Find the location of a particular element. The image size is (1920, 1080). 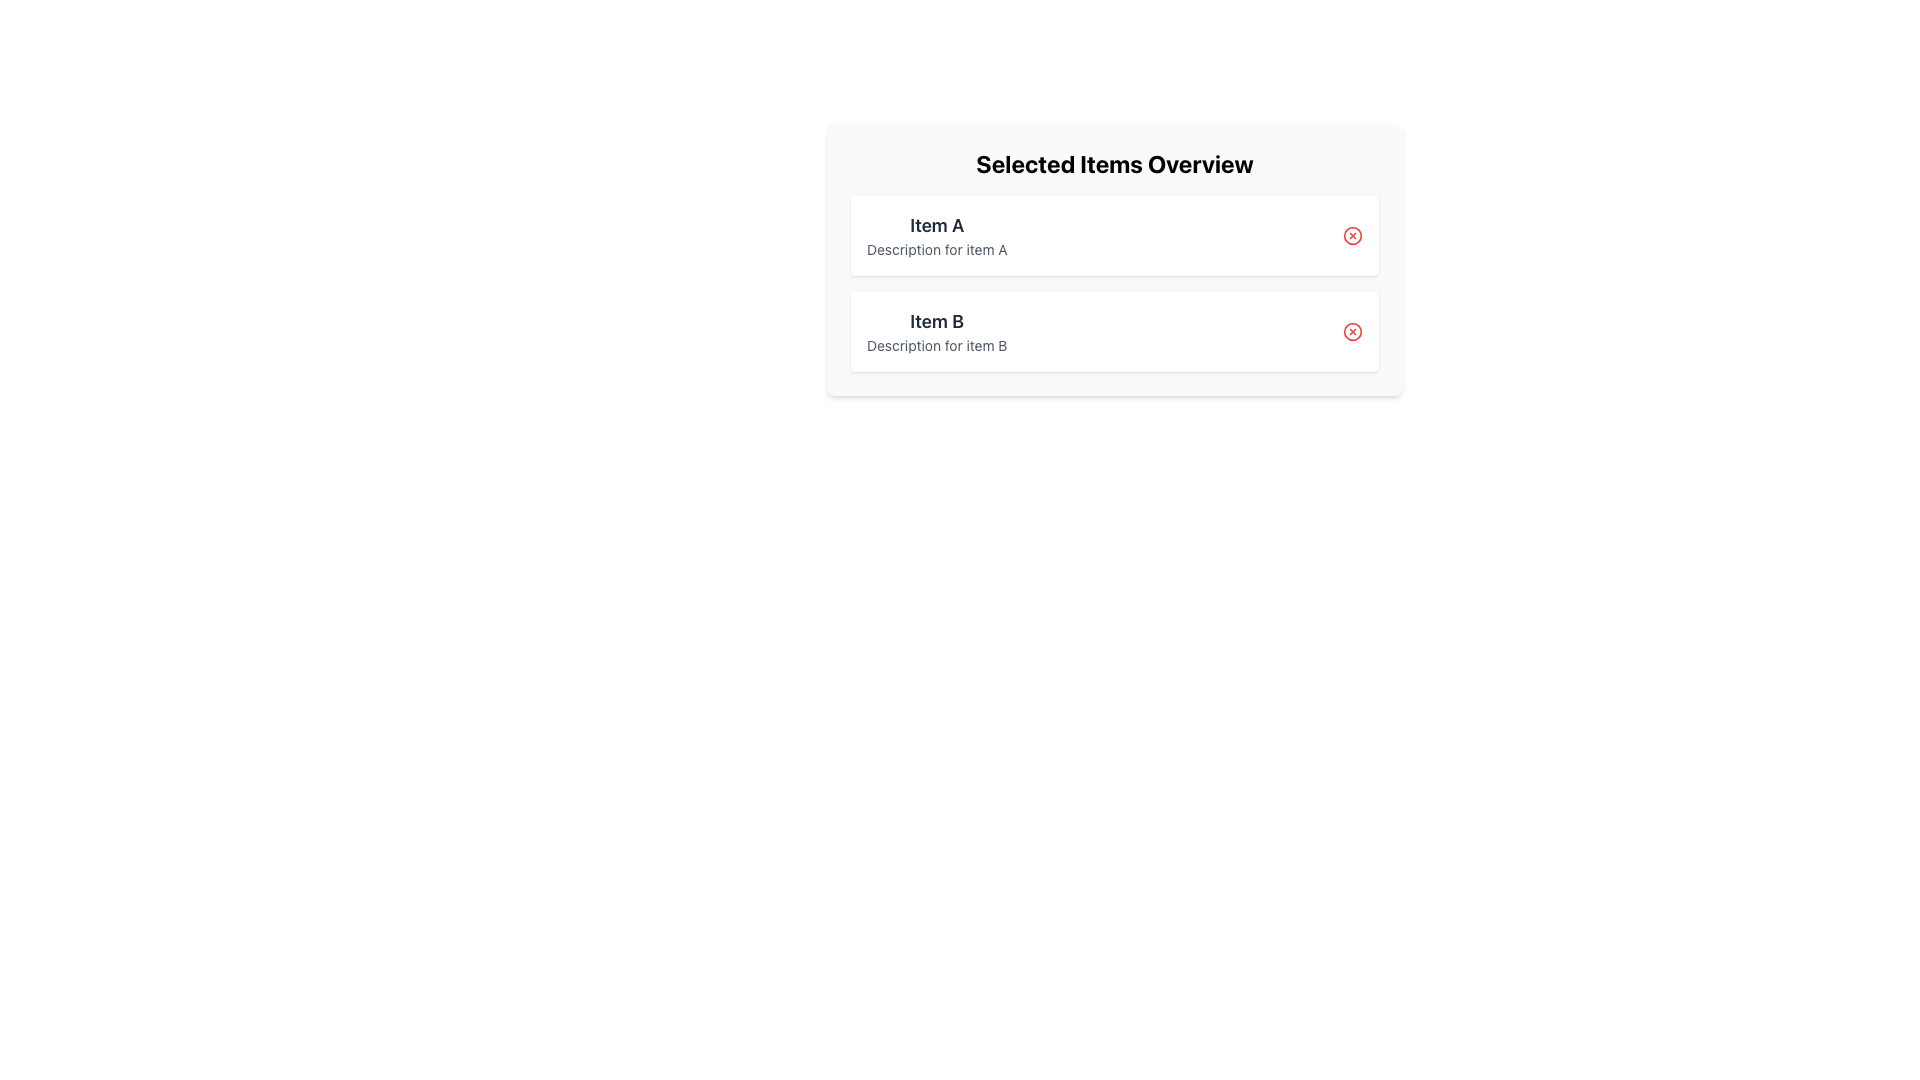

the List item displaying the details of 'Item B' is located at coordinates (936, 330).